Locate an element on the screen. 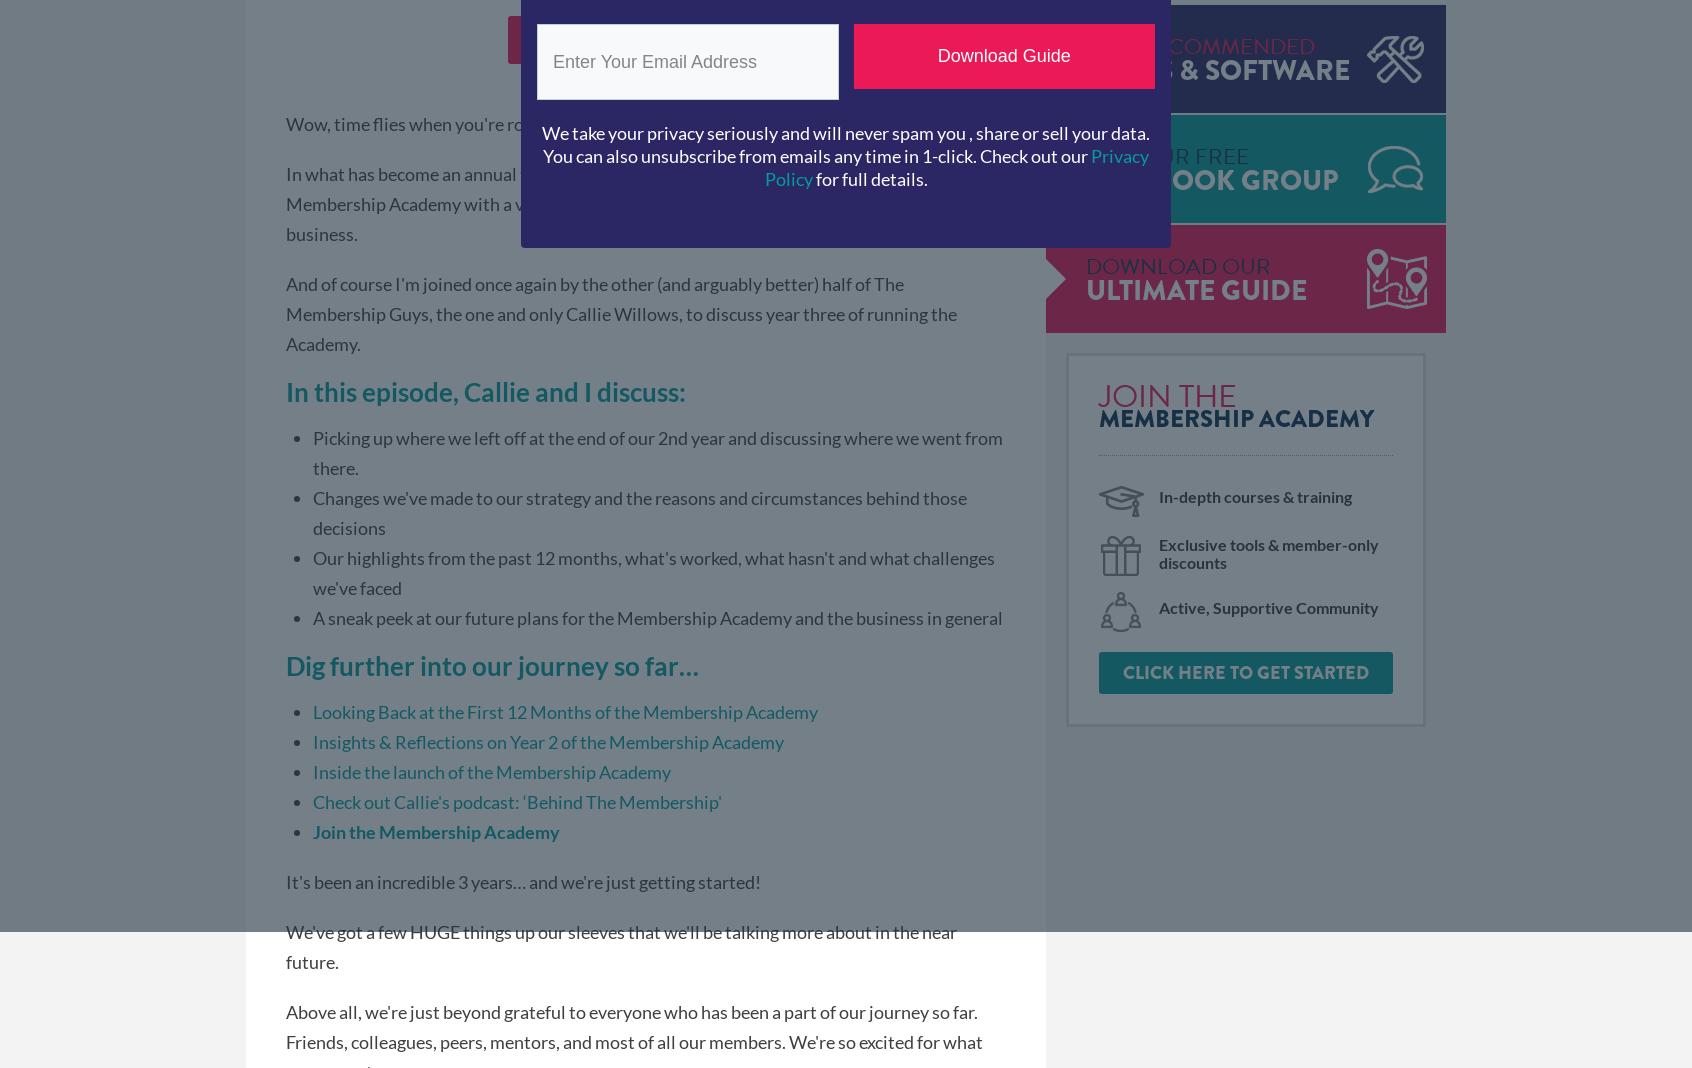 The image size is (1692, 1068). 'Changes we've made to our strategy and the reasons and circumstances behind those decisions' is located at coordinates (640, 511).